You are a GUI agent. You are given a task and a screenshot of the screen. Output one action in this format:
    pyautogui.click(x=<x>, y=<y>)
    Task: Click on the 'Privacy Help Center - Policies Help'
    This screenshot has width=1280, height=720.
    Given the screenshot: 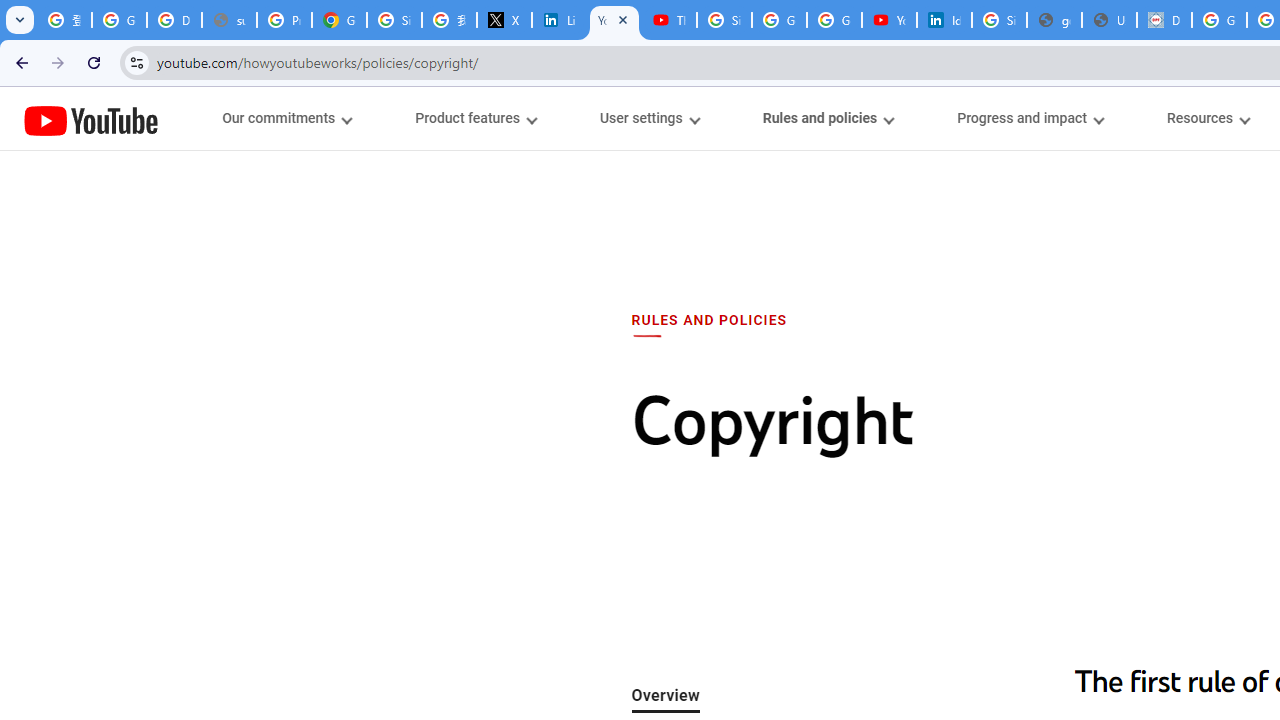 What is the action you would take?
    pyautogui.click(x=283, y=20)
    